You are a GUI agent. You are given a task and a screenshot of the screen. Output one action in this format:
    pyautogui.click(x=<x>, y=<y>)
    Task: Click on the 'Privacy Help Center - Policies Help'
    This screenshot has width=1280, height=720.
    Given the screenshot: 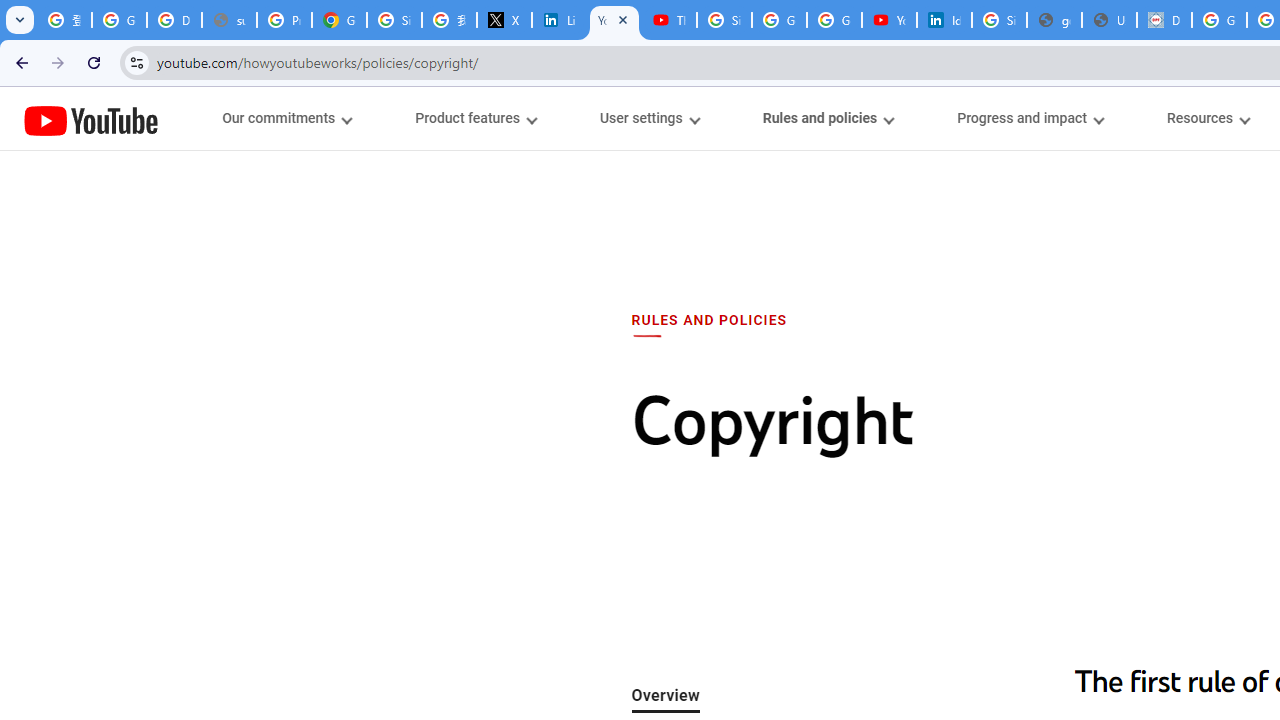 What is the action you would take?
    pyautogui.click(x=283, y=20)
    